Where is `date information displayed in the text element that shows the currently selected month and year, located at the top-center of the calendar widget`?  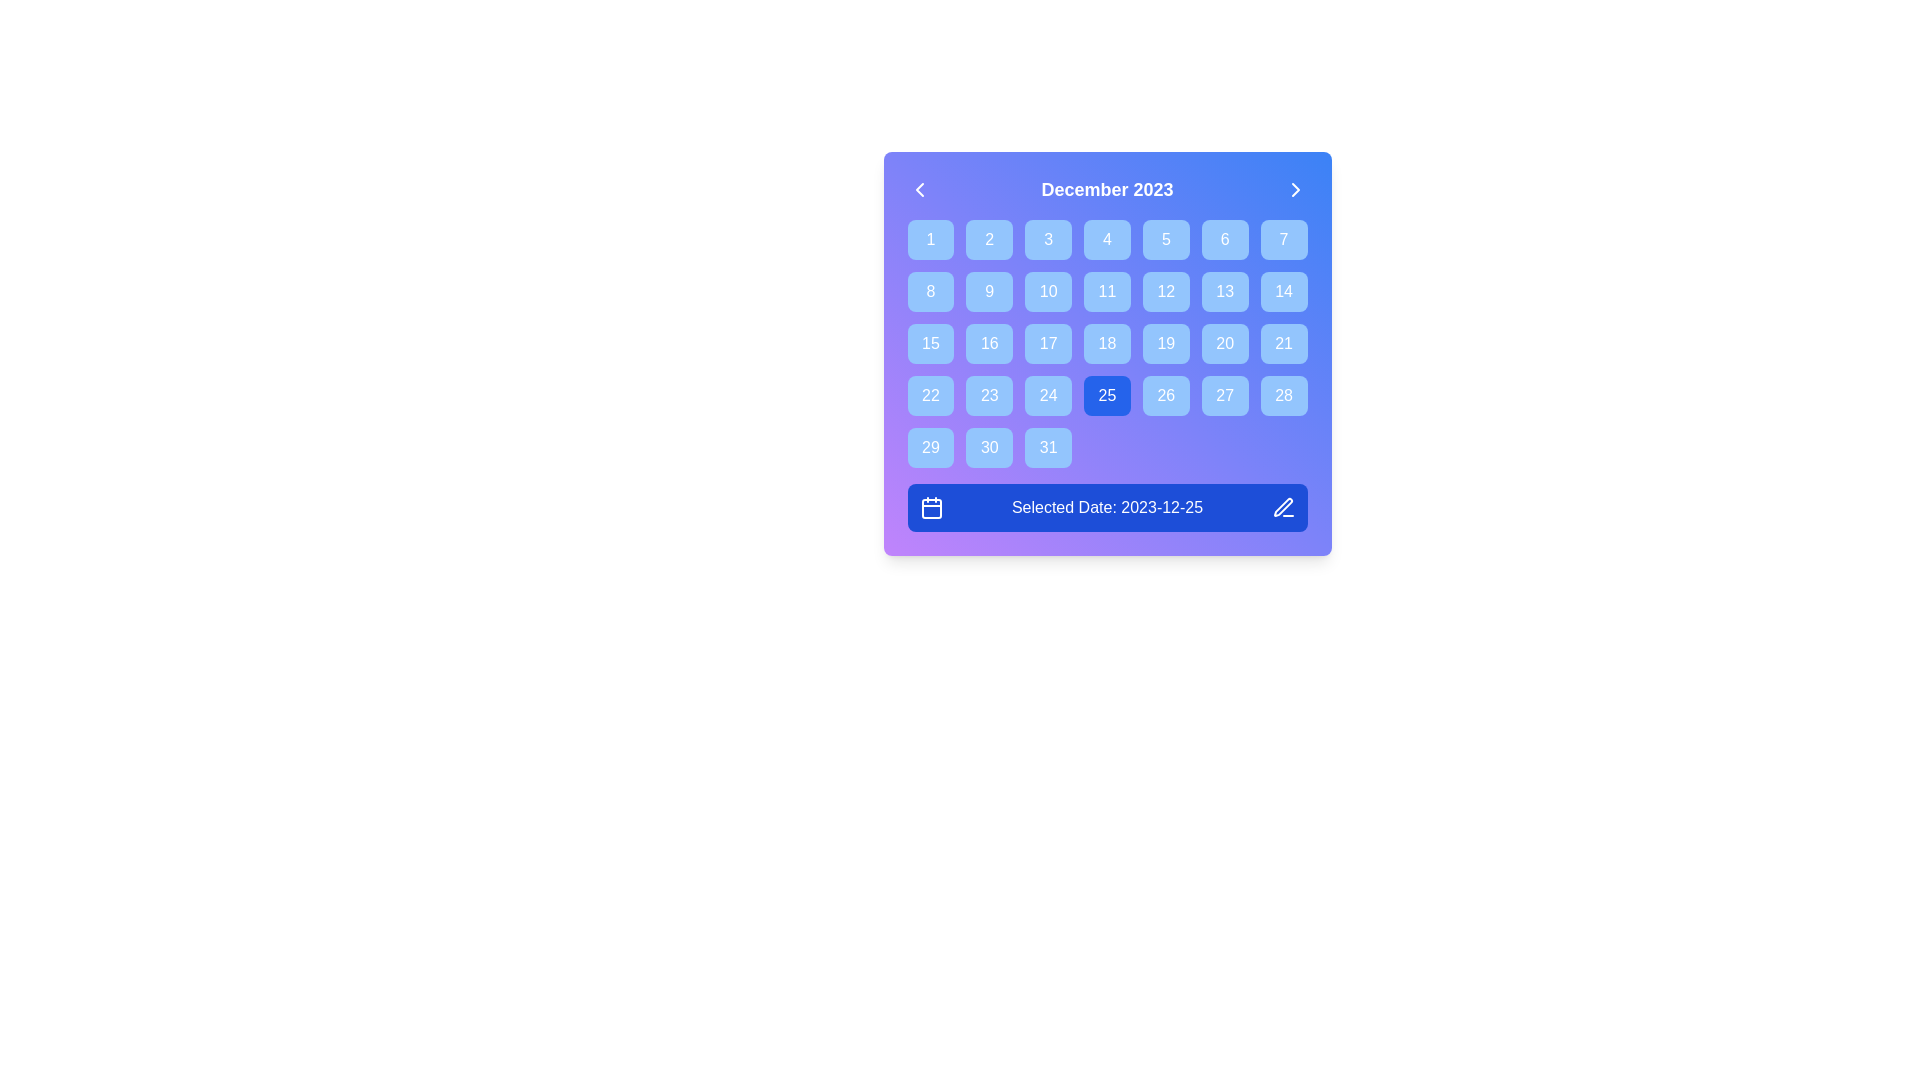 date information displayed in the text element that shows the currently selected month and year, located at the top-center of the calendar widget is located at coordinates (1106, 189).